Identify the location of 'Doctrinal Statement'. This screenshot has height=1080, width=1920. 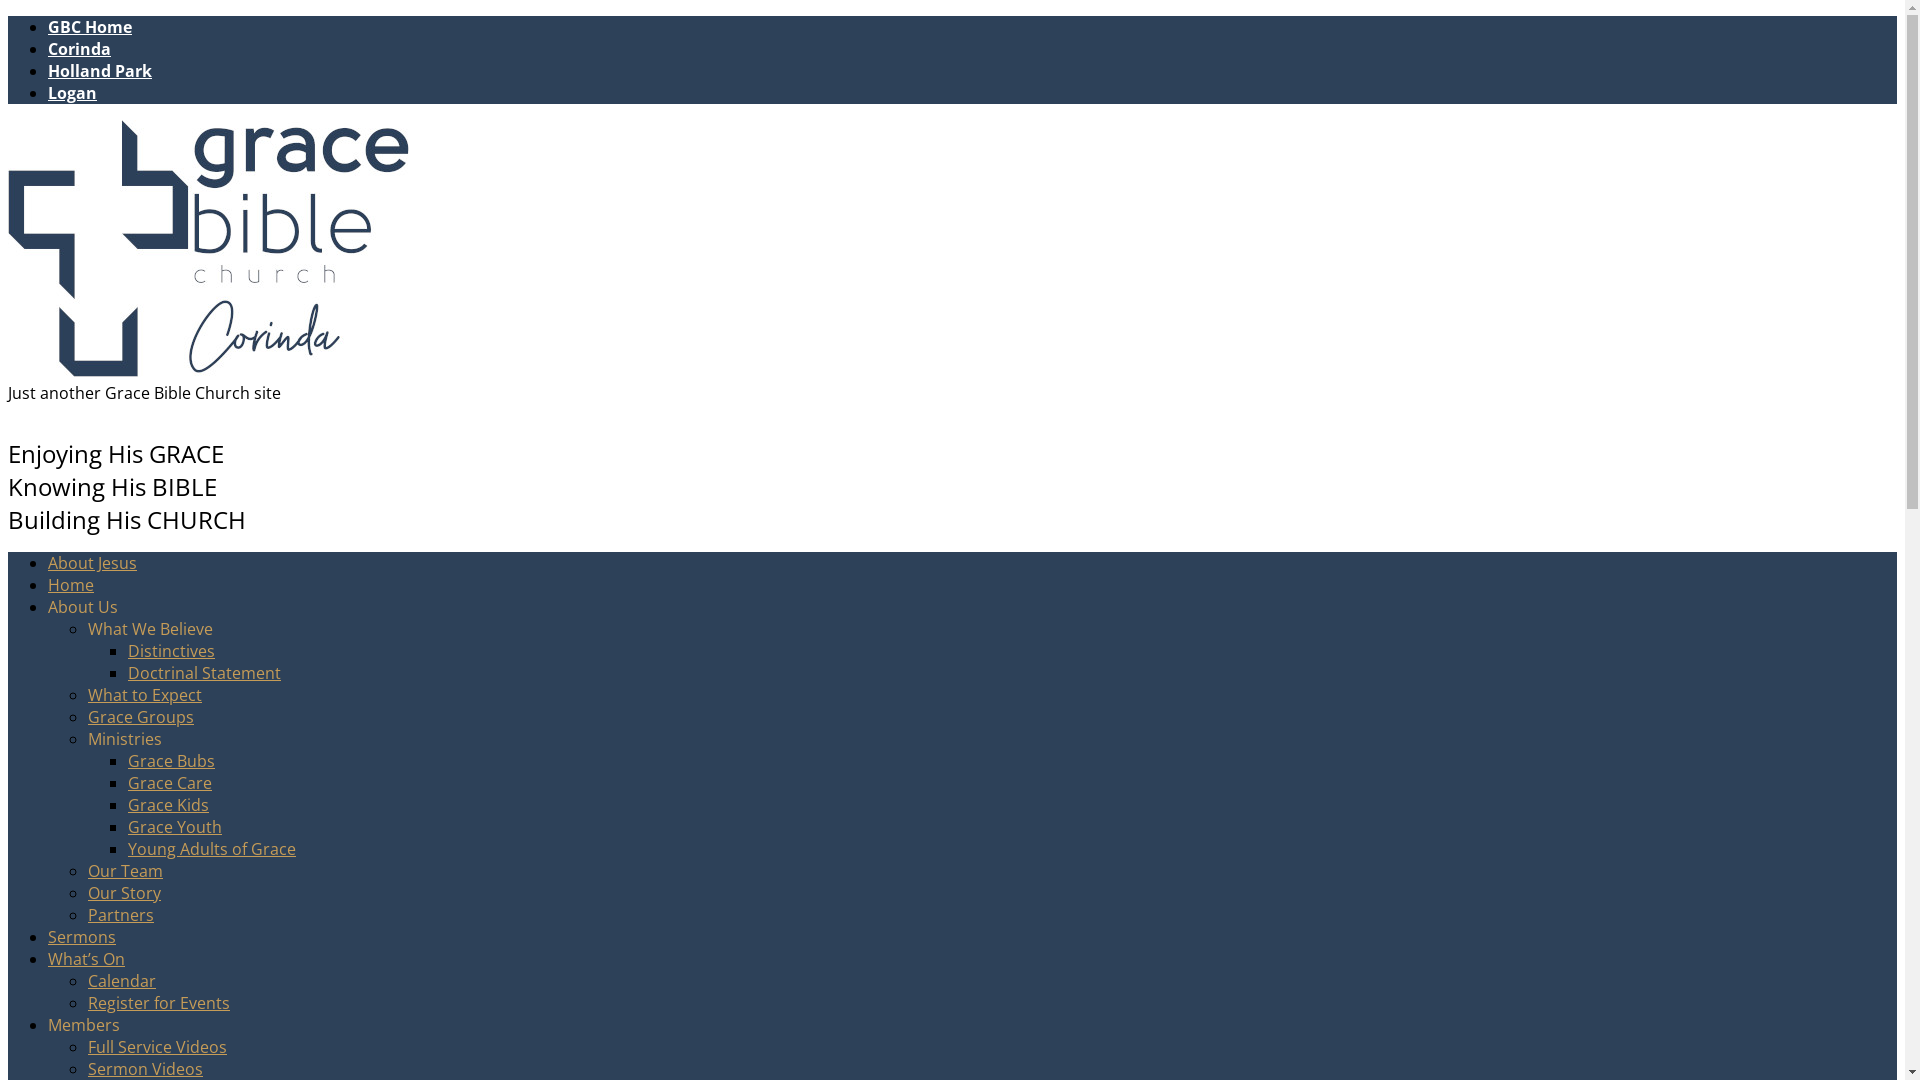
(204, 672).